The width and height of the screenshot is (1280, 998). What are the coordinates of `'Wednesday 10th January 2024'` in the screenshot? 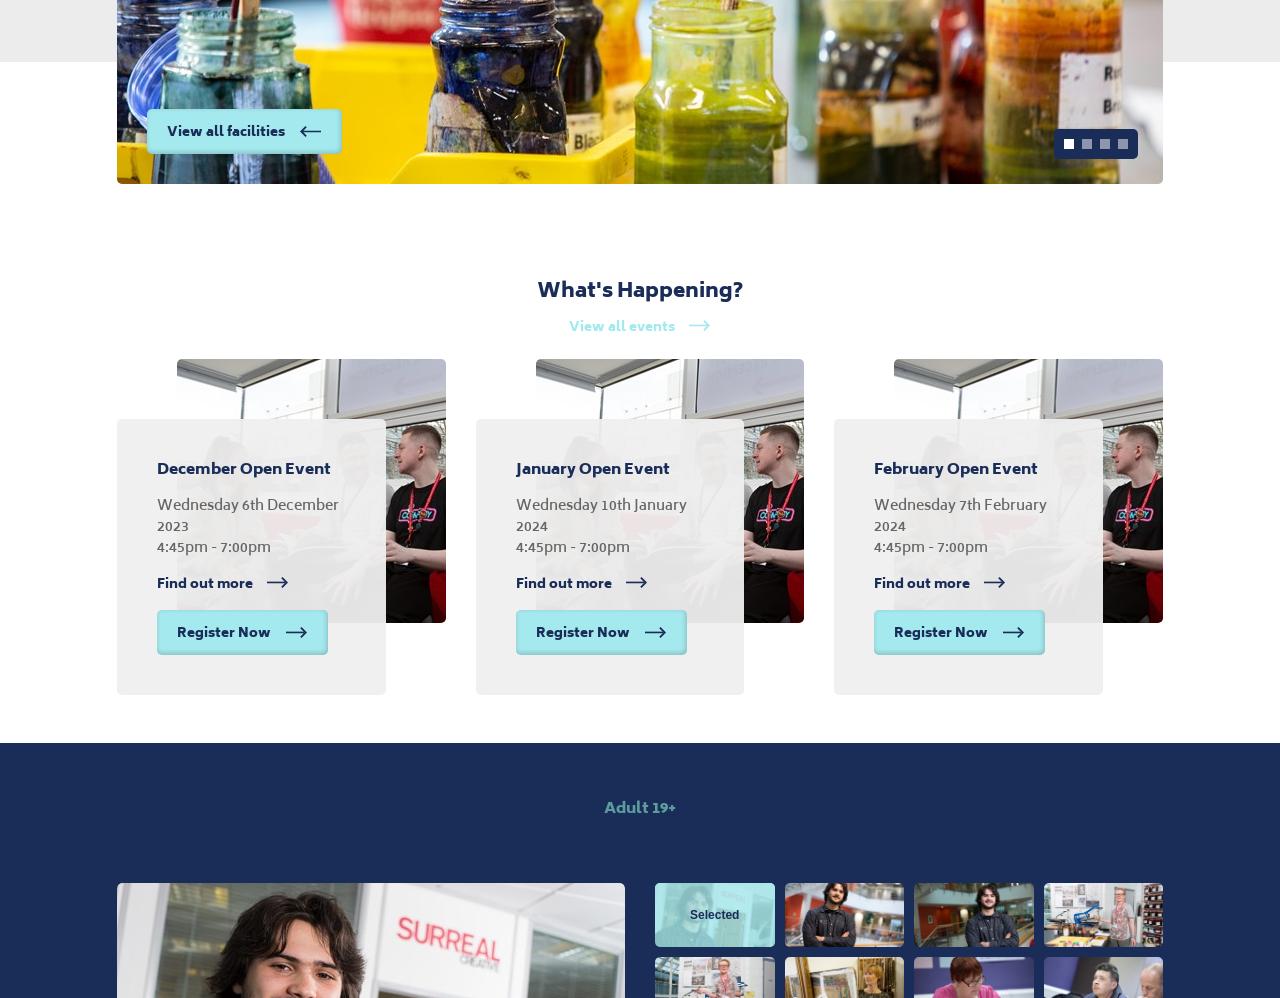 It's located at (599, 513).